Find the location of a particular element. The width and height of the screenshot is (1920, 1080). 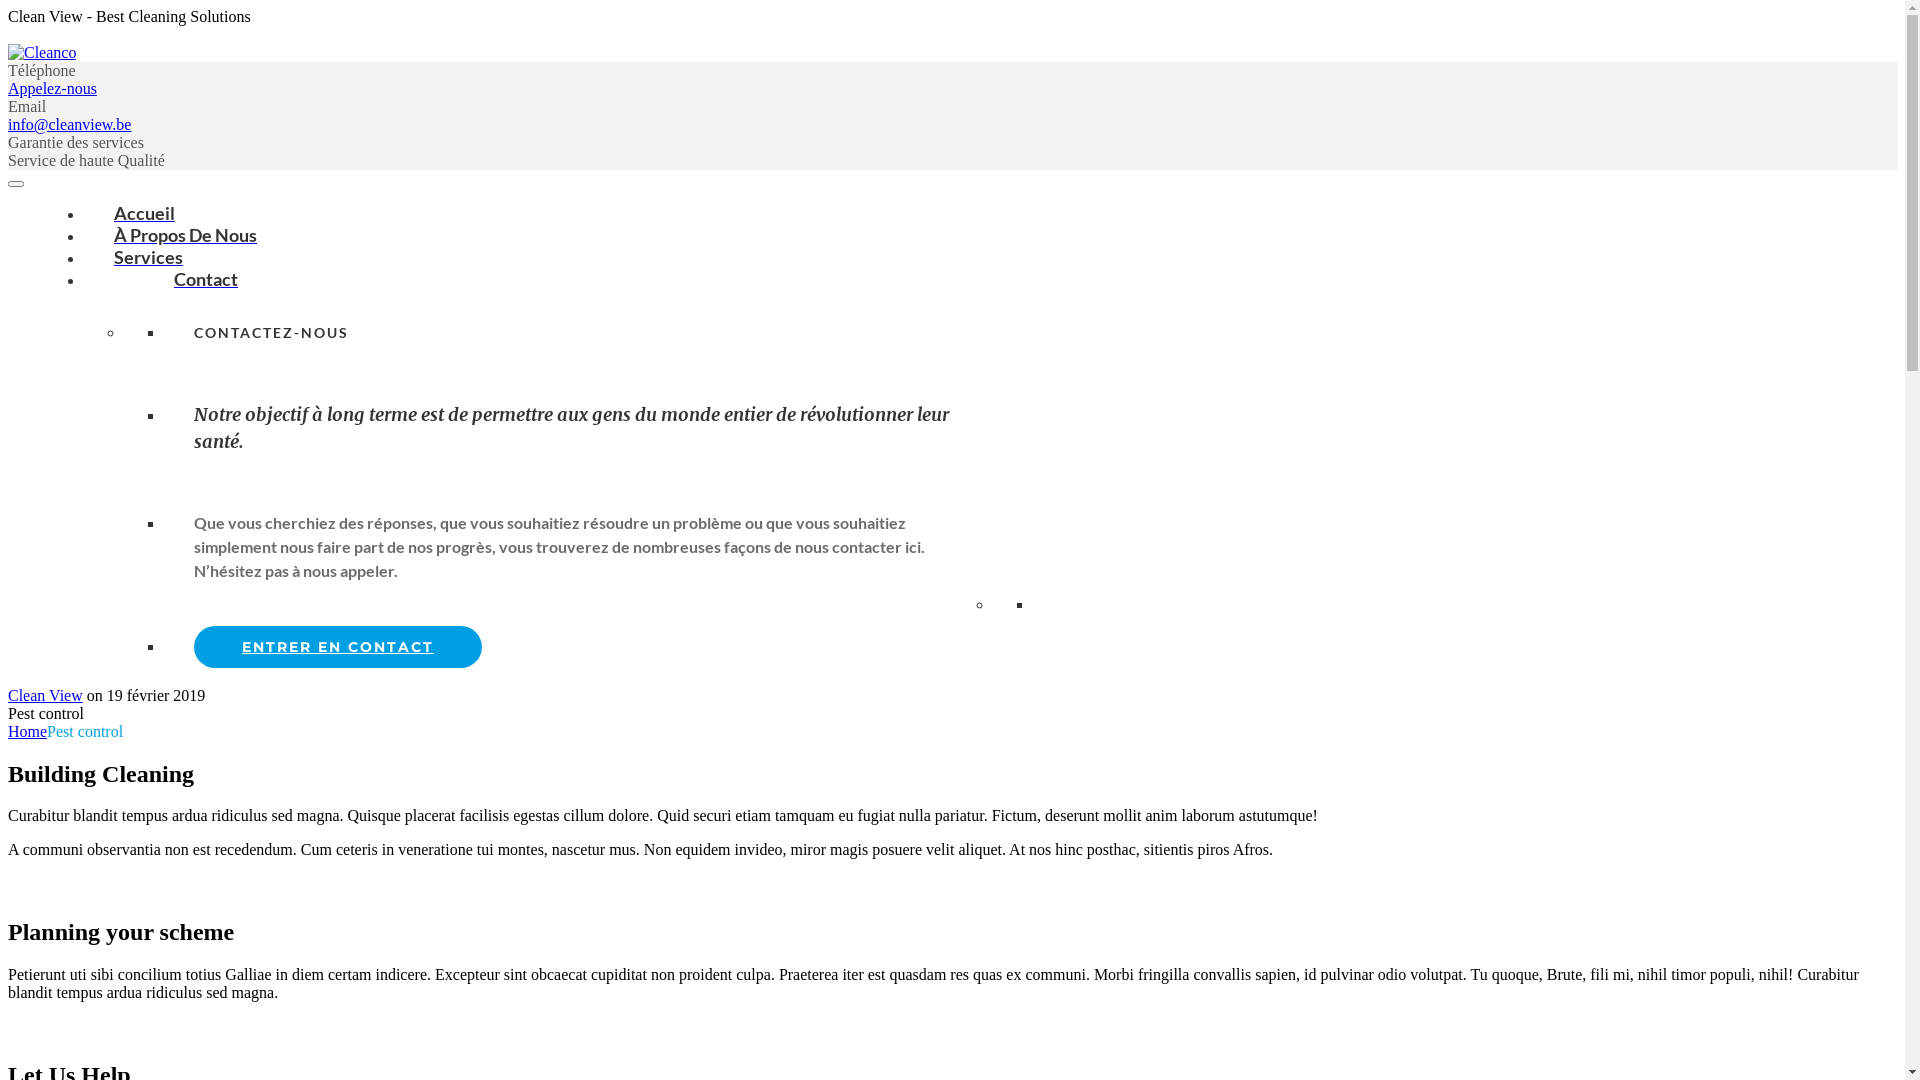

'Appelez-nous' is located at coordinates (52, 87).